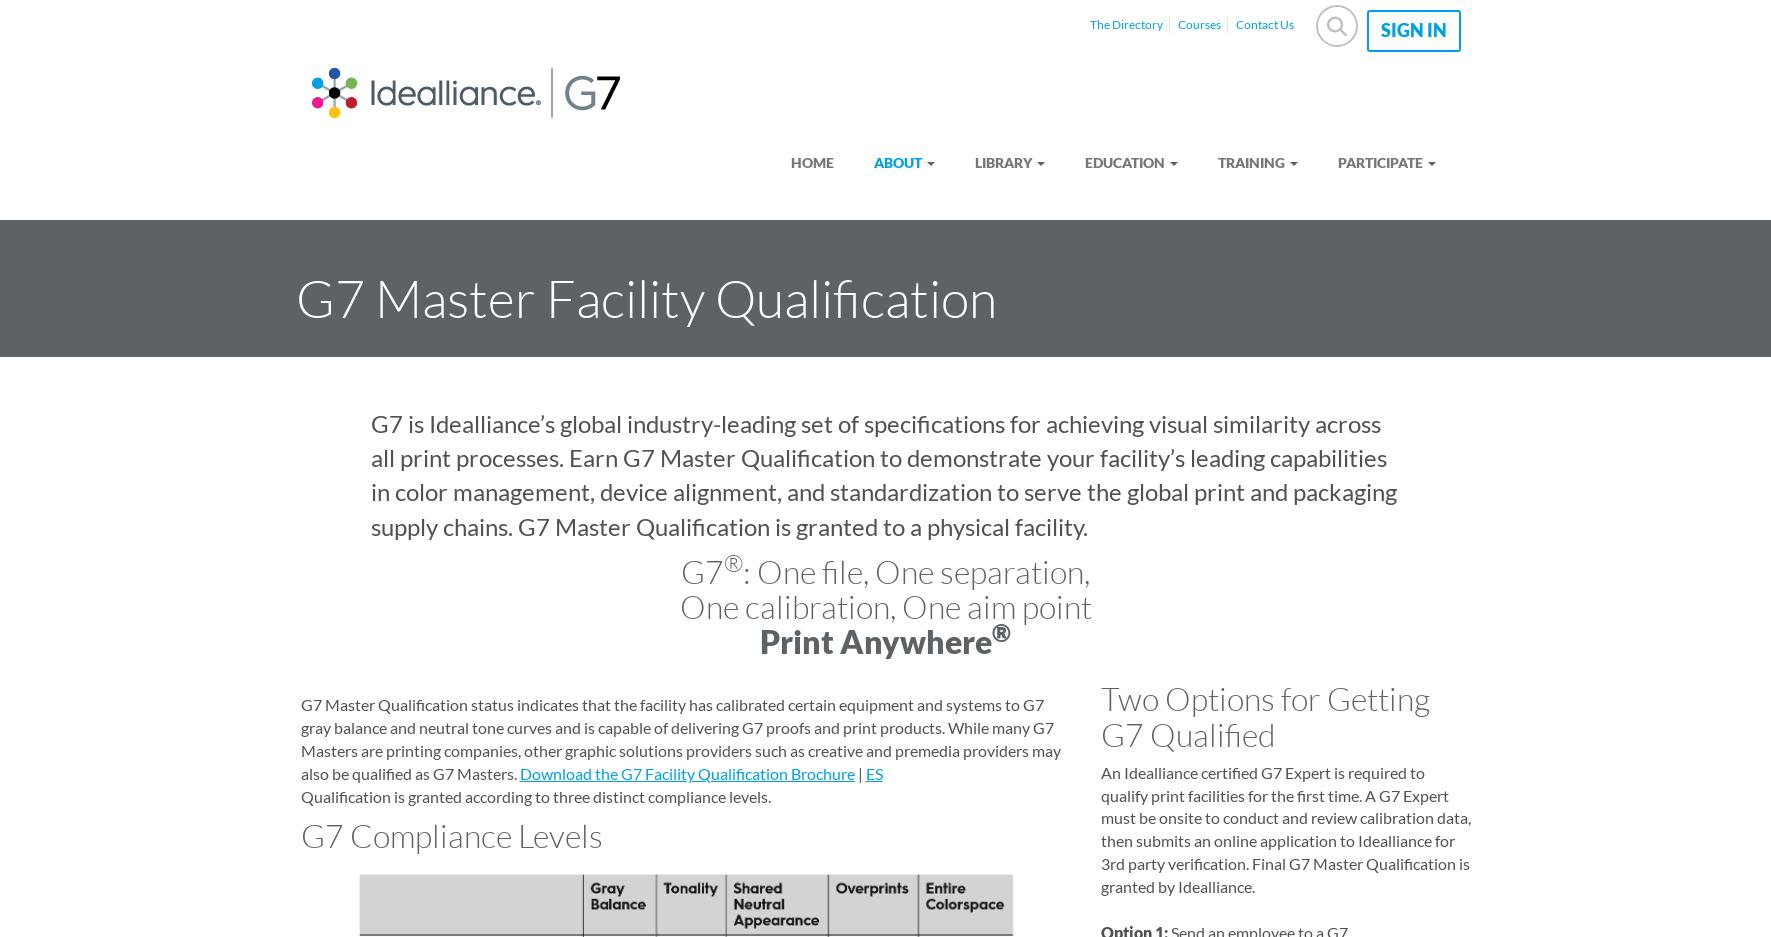 This screenshot has height=937, width=1771. What do you see at coordinates (1378, 160) in the screenshot?
I see `'Participate'` at bounding box center [1378, 160].